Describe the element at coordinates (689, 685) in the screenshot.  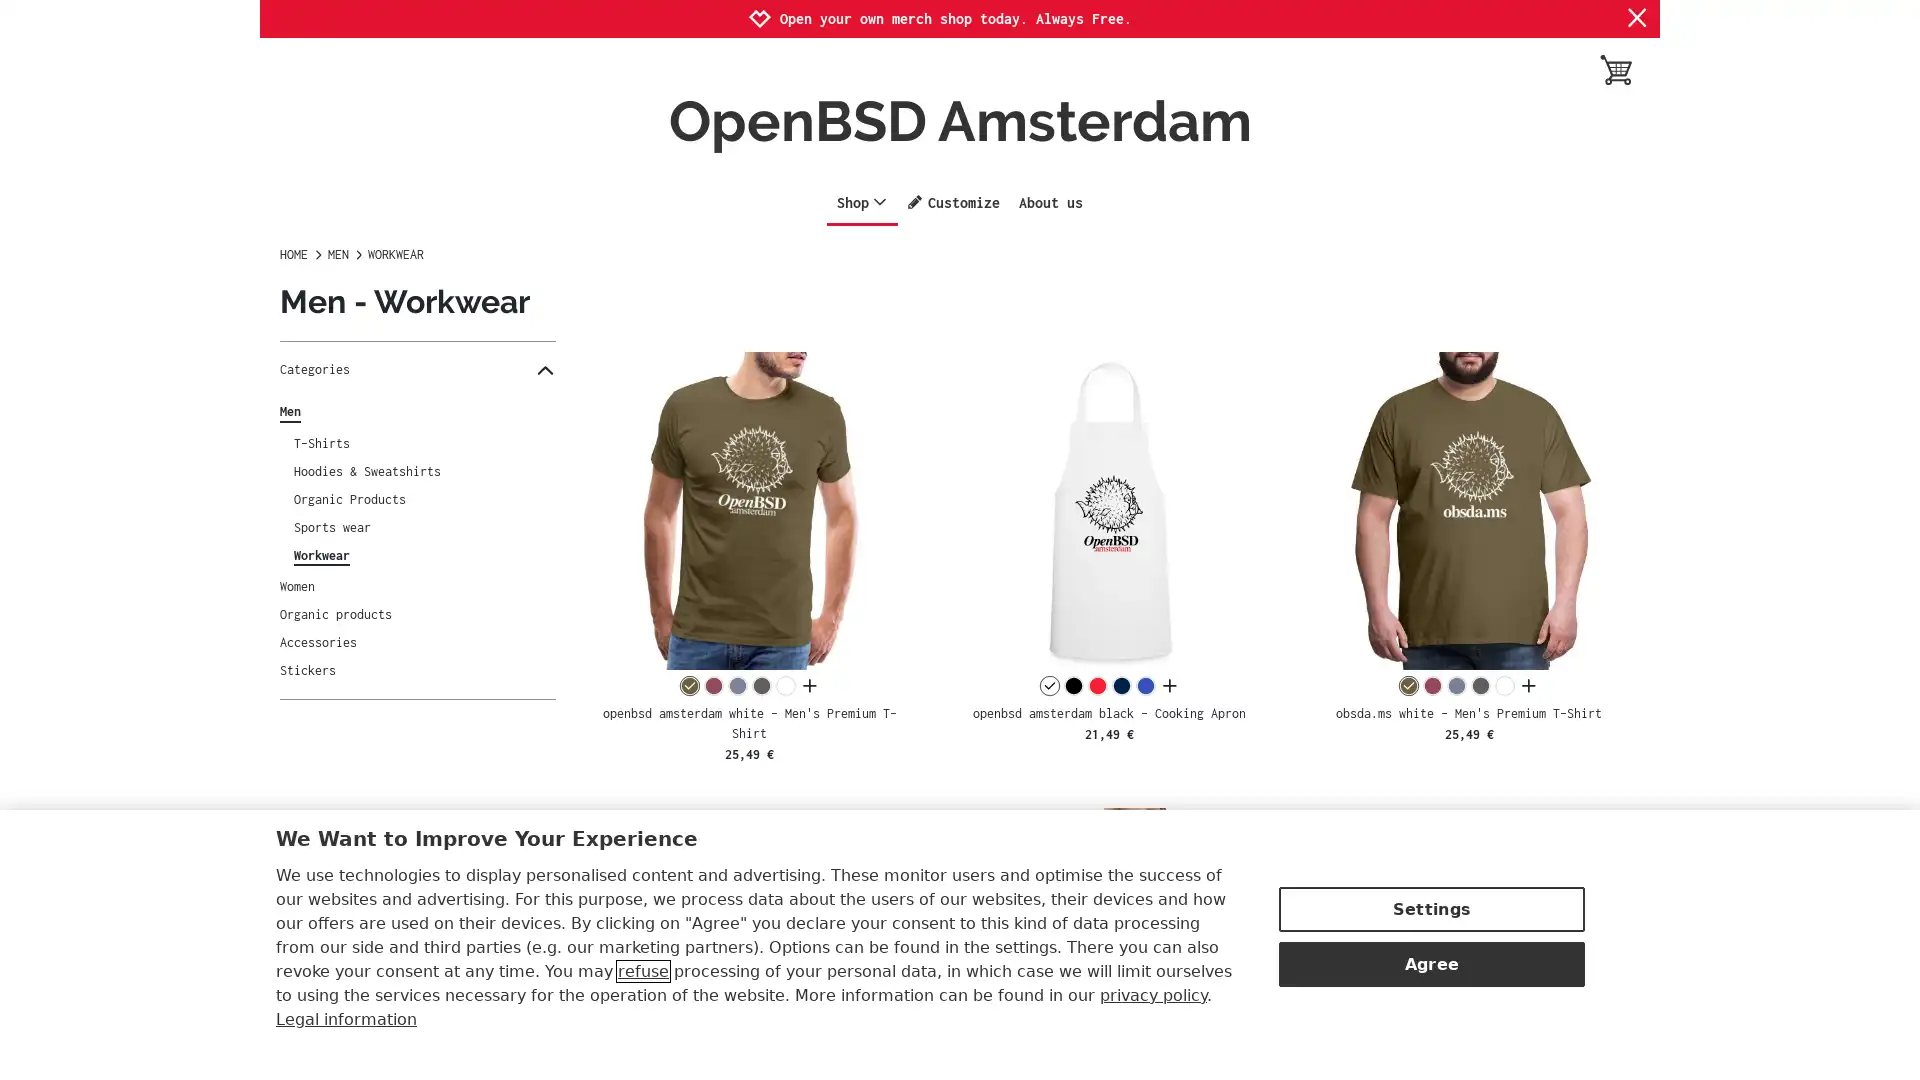
I see `khaki` at that location.